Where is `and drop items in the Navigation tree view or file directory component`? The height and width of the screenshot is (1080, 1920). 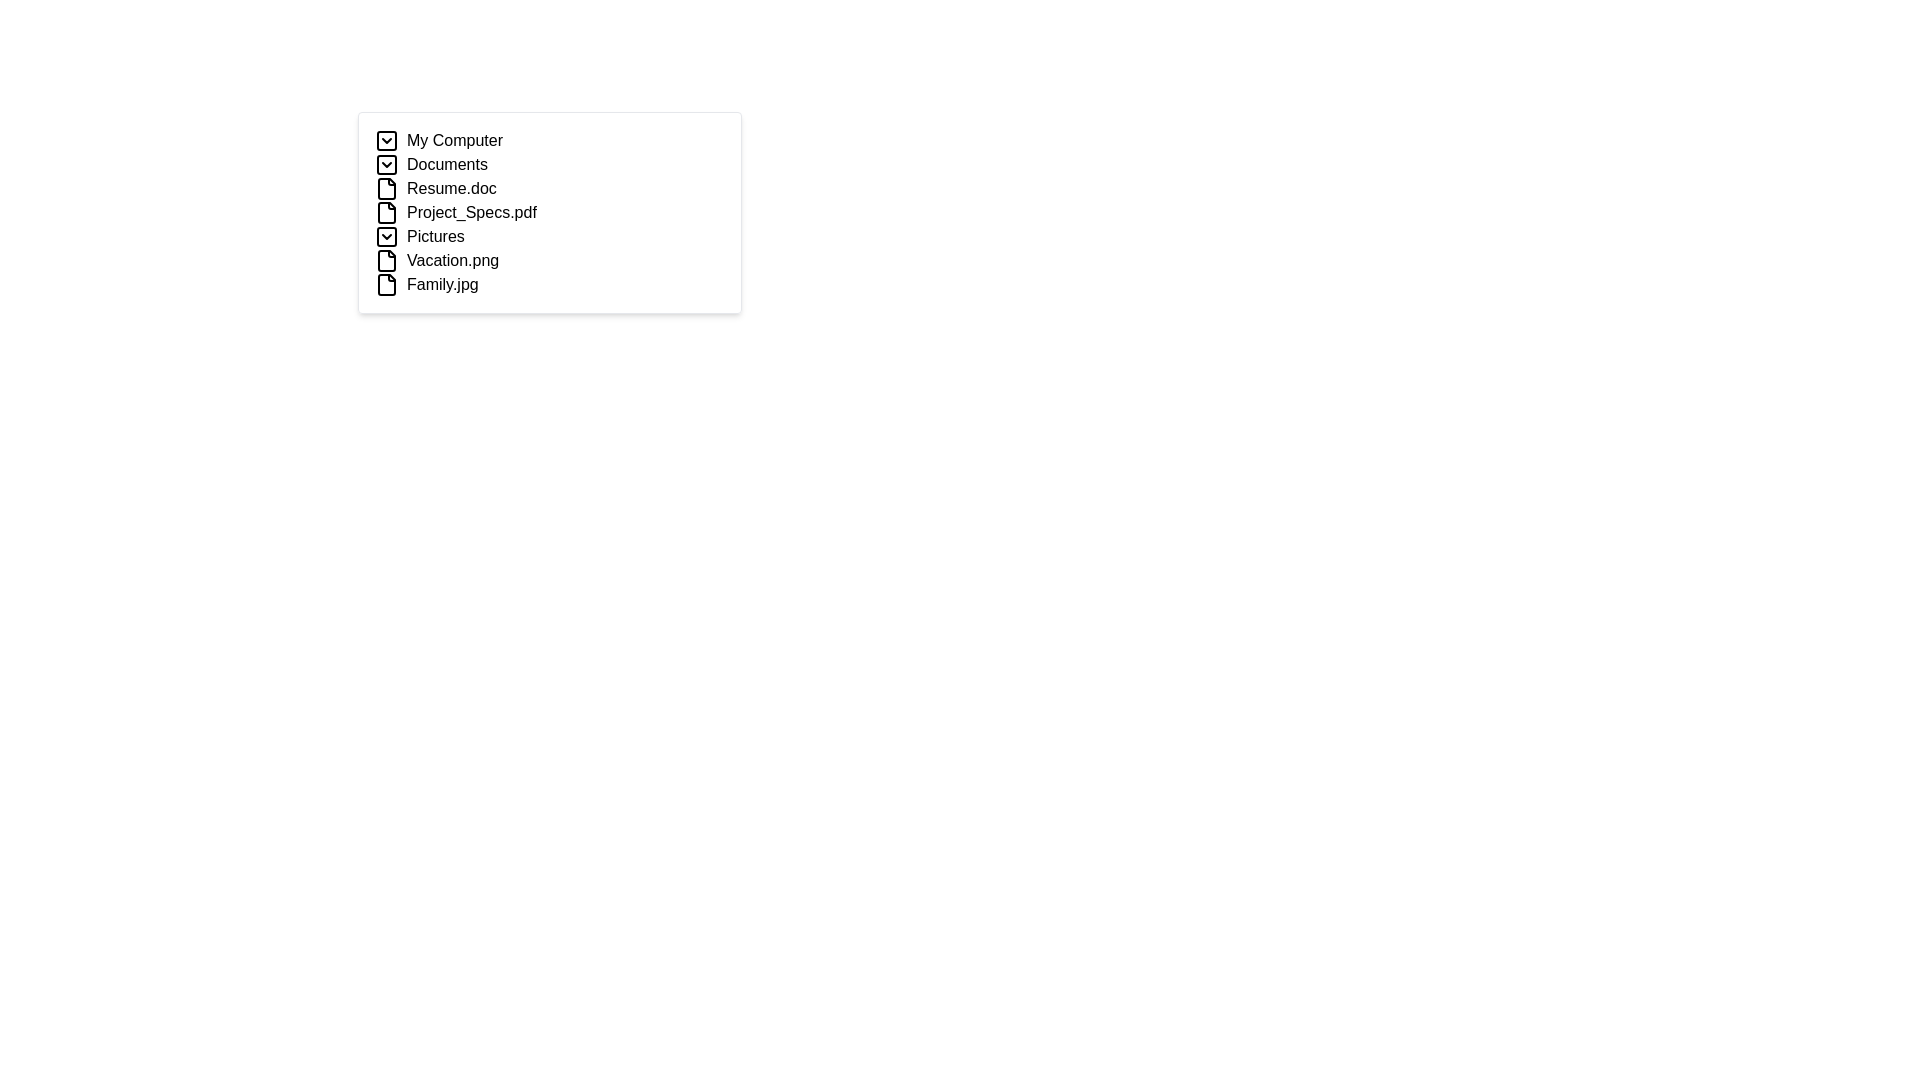
and drop items in the Navigation tree view or file directory component is located at coordinates (550, 212).